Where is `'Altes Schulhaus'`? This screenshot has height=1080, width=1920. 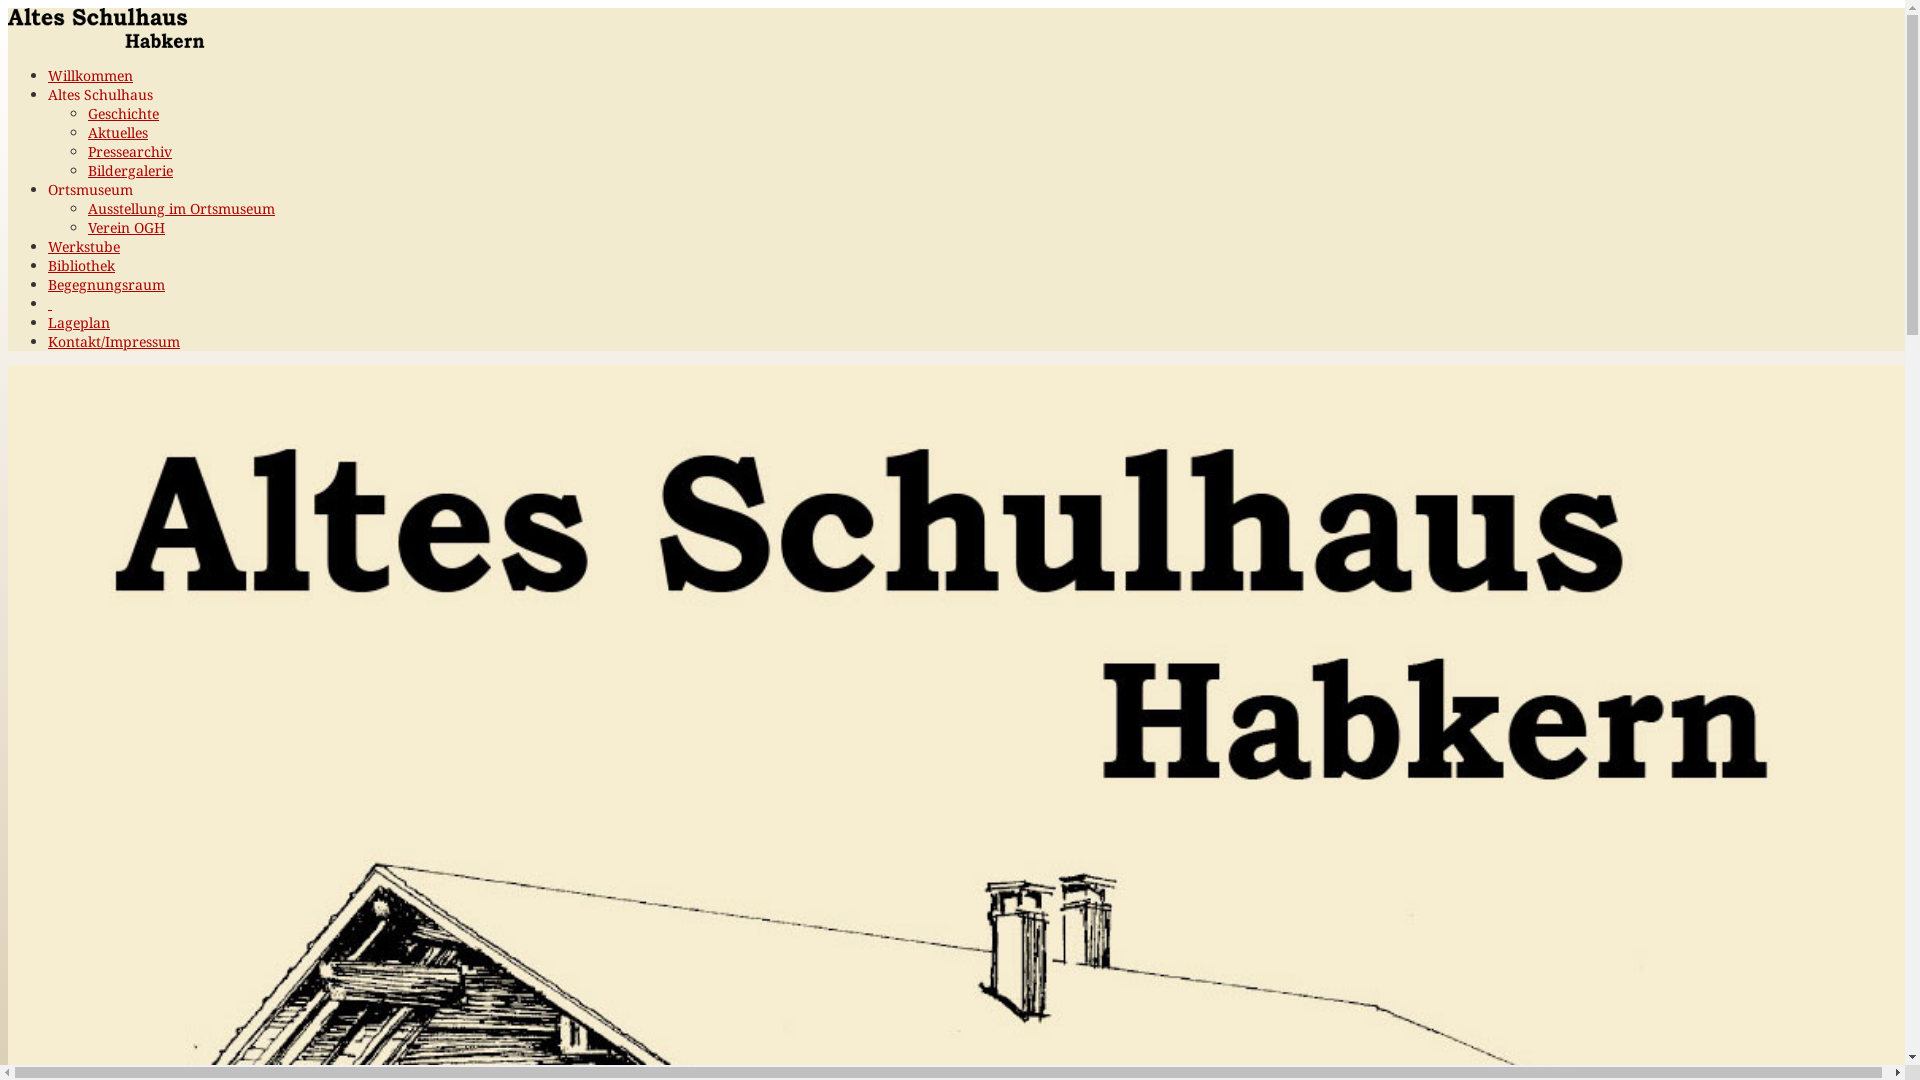 'Altes Schulhaus' is located at coordinates (99, 94).